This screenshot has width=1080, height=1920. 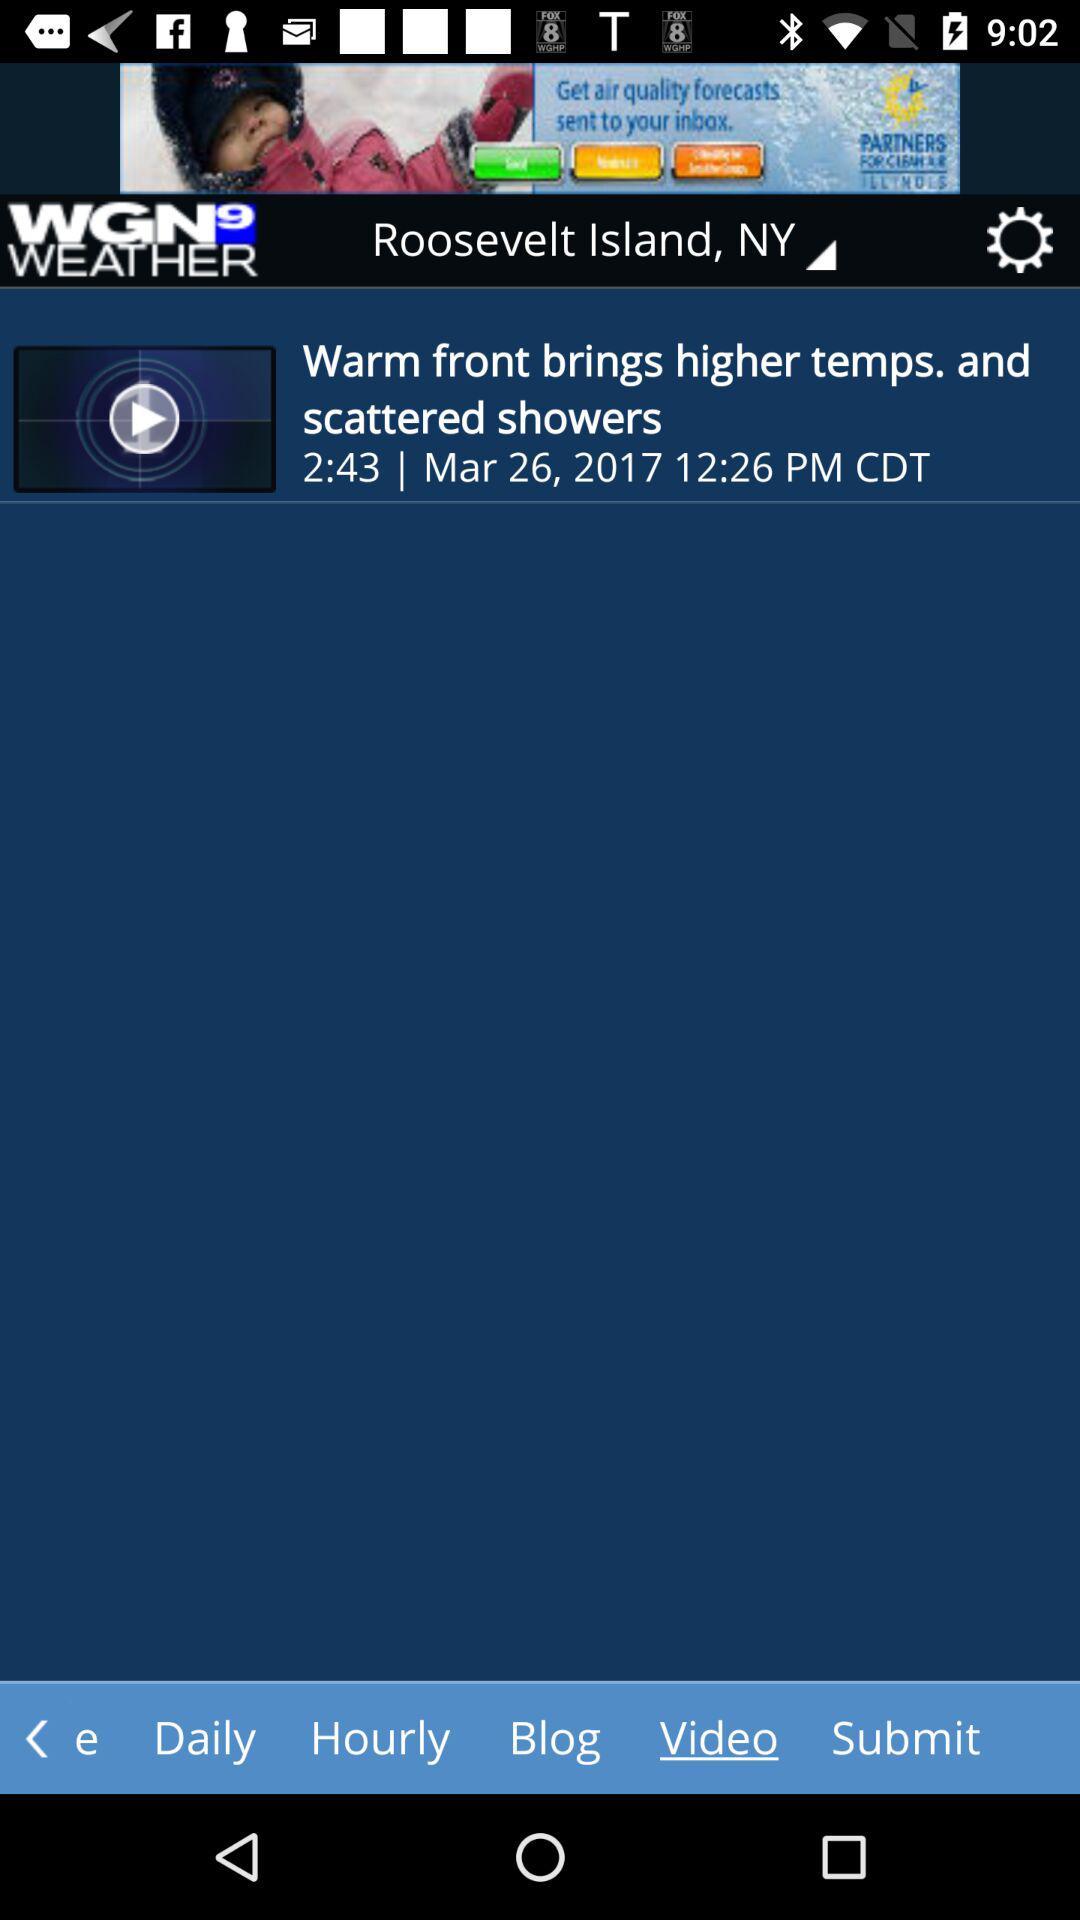 What do you see at coordinates (144, 417) in the screenshot?
I see `the first thumbnail of the page` at bounding box center [144, 417].